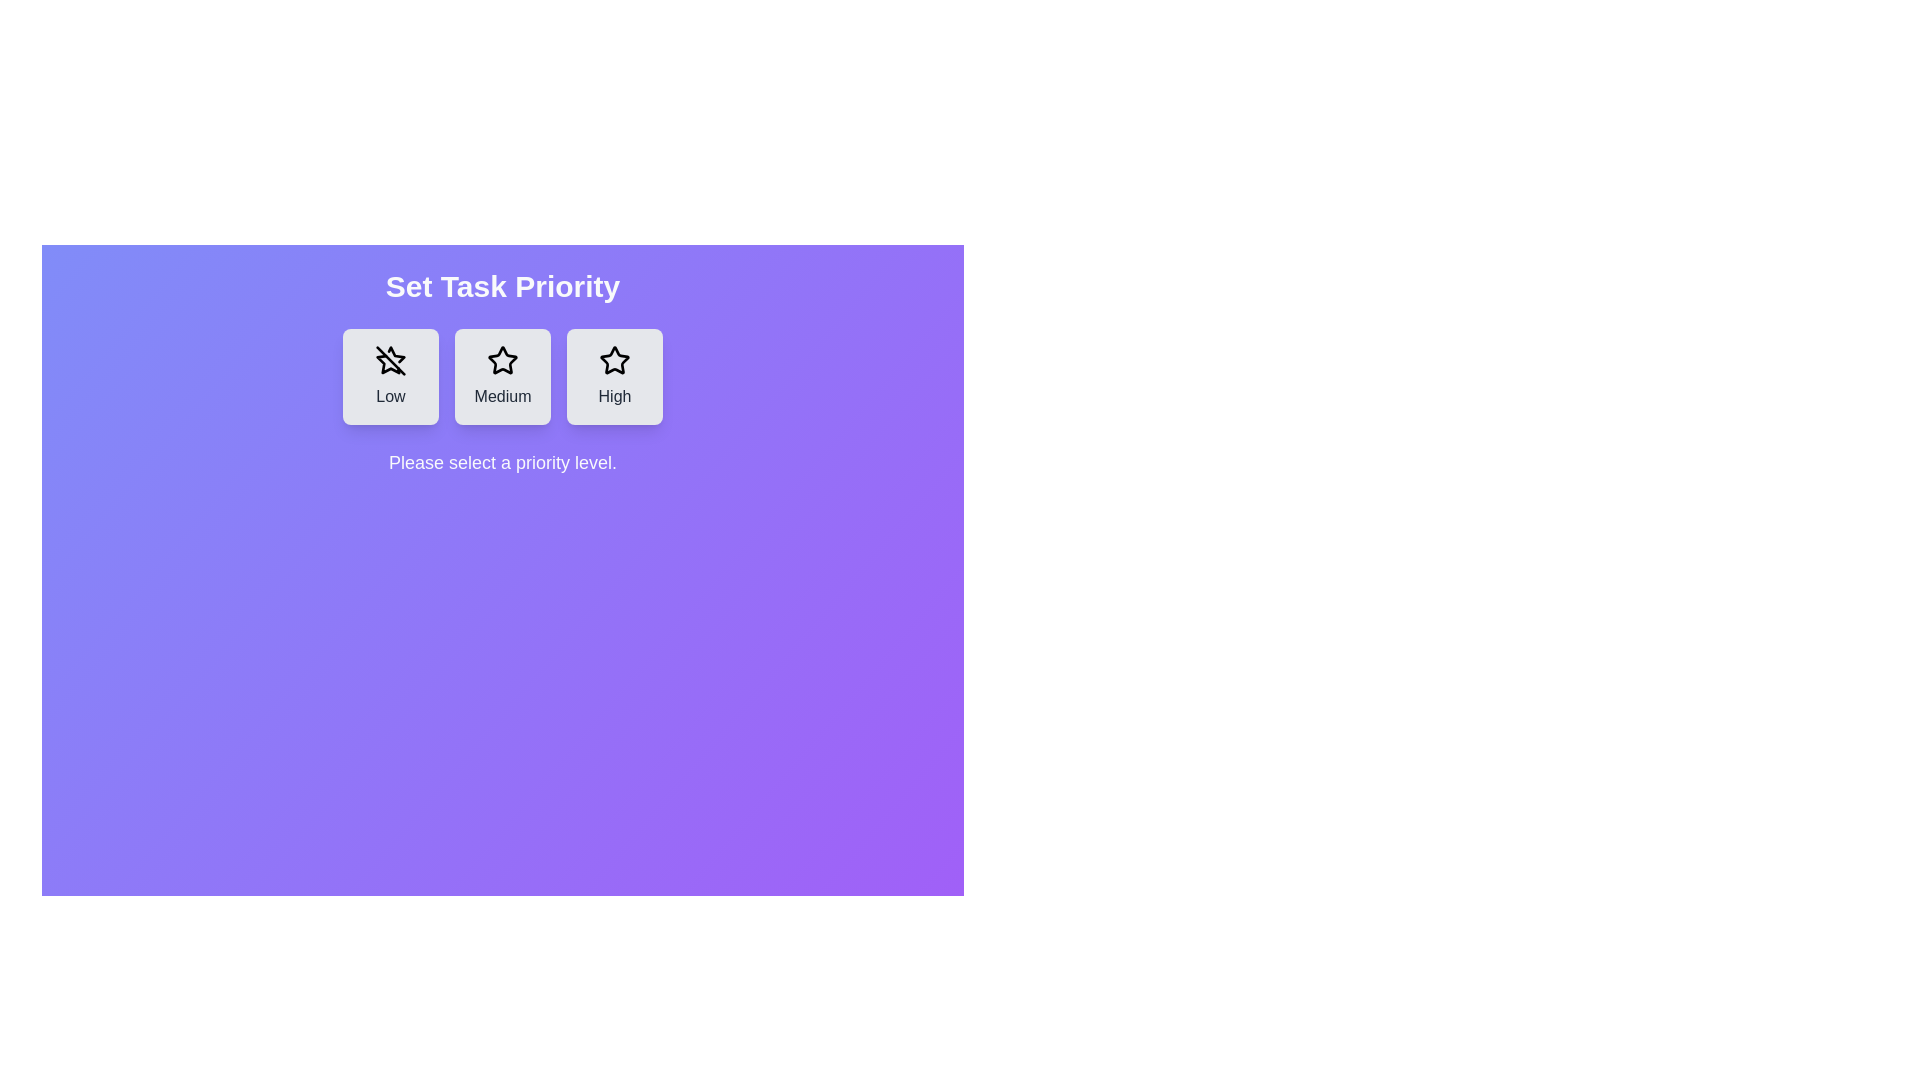 The image size is (1920, 1080). I want to click on the button corresponding to the priority level Medium, so click(503, 377).